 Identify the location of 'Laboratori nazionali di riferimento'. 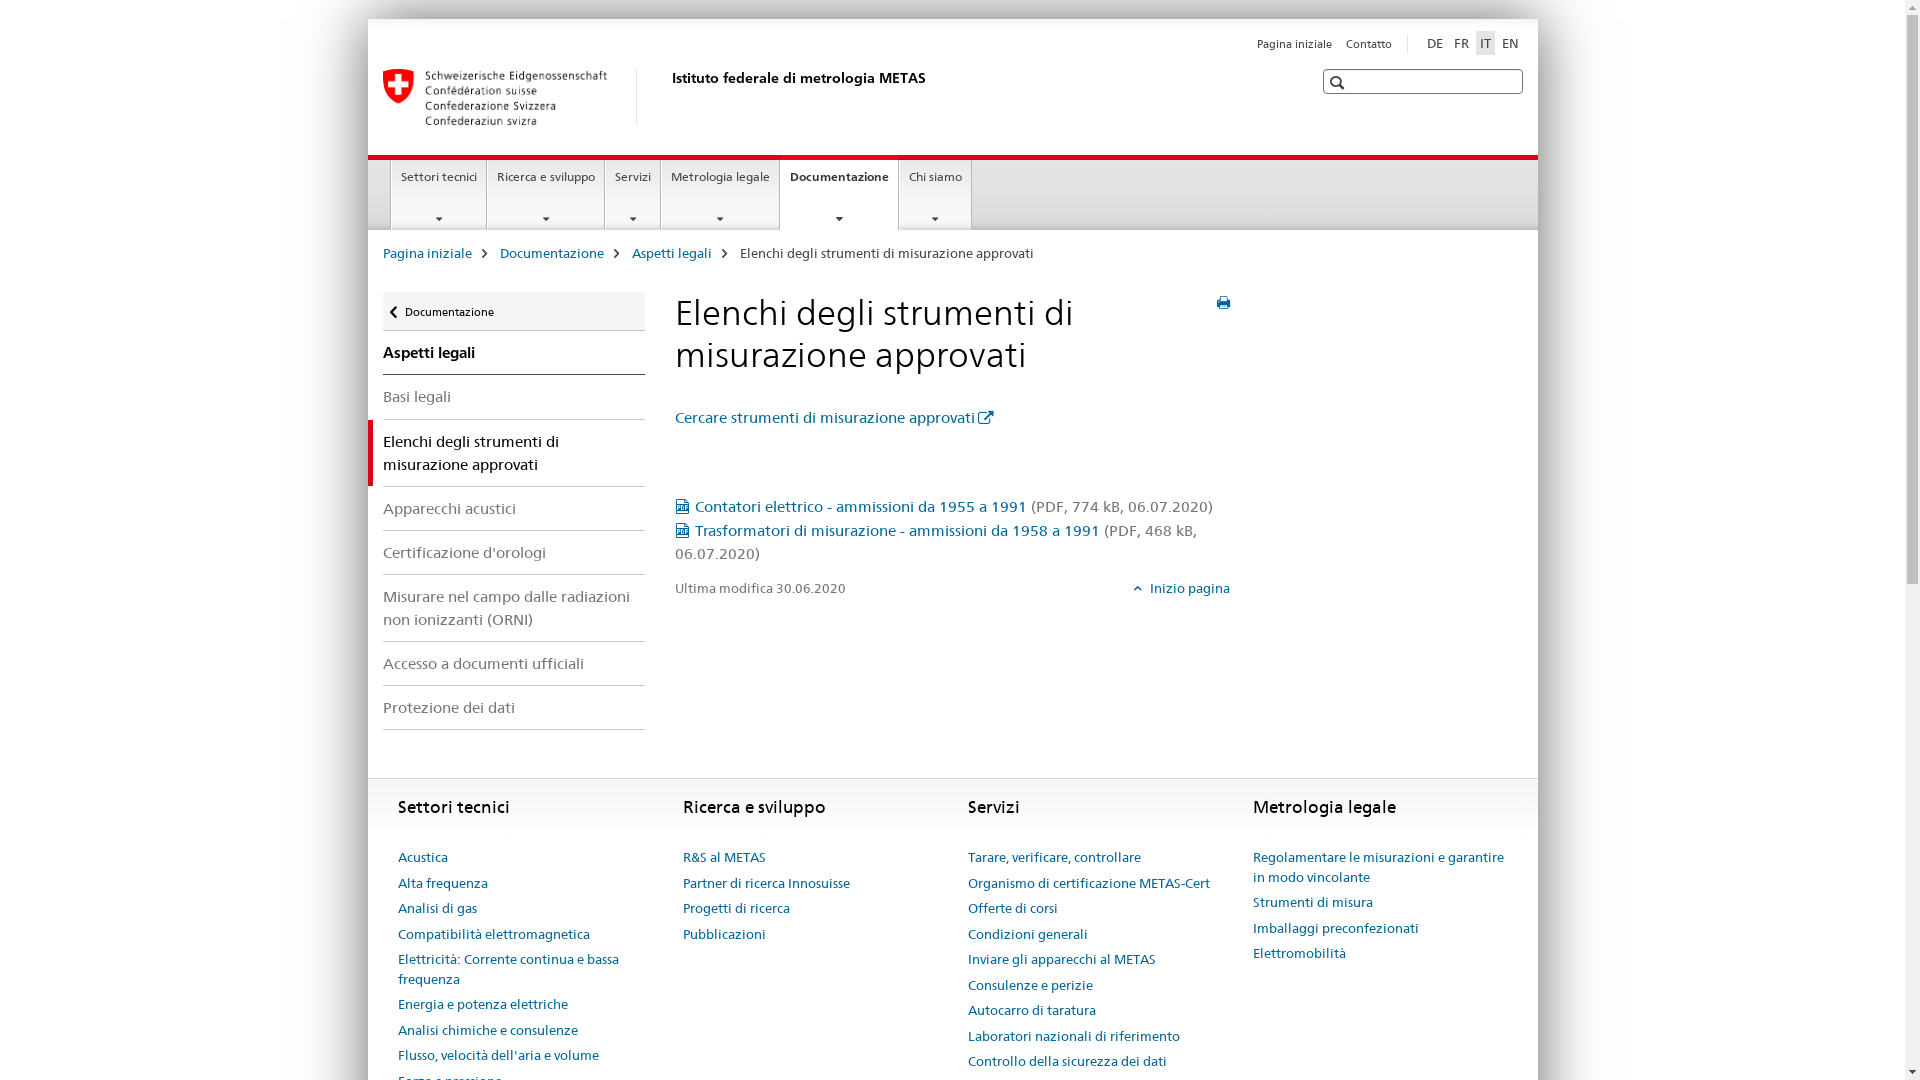
(1073, 1036).